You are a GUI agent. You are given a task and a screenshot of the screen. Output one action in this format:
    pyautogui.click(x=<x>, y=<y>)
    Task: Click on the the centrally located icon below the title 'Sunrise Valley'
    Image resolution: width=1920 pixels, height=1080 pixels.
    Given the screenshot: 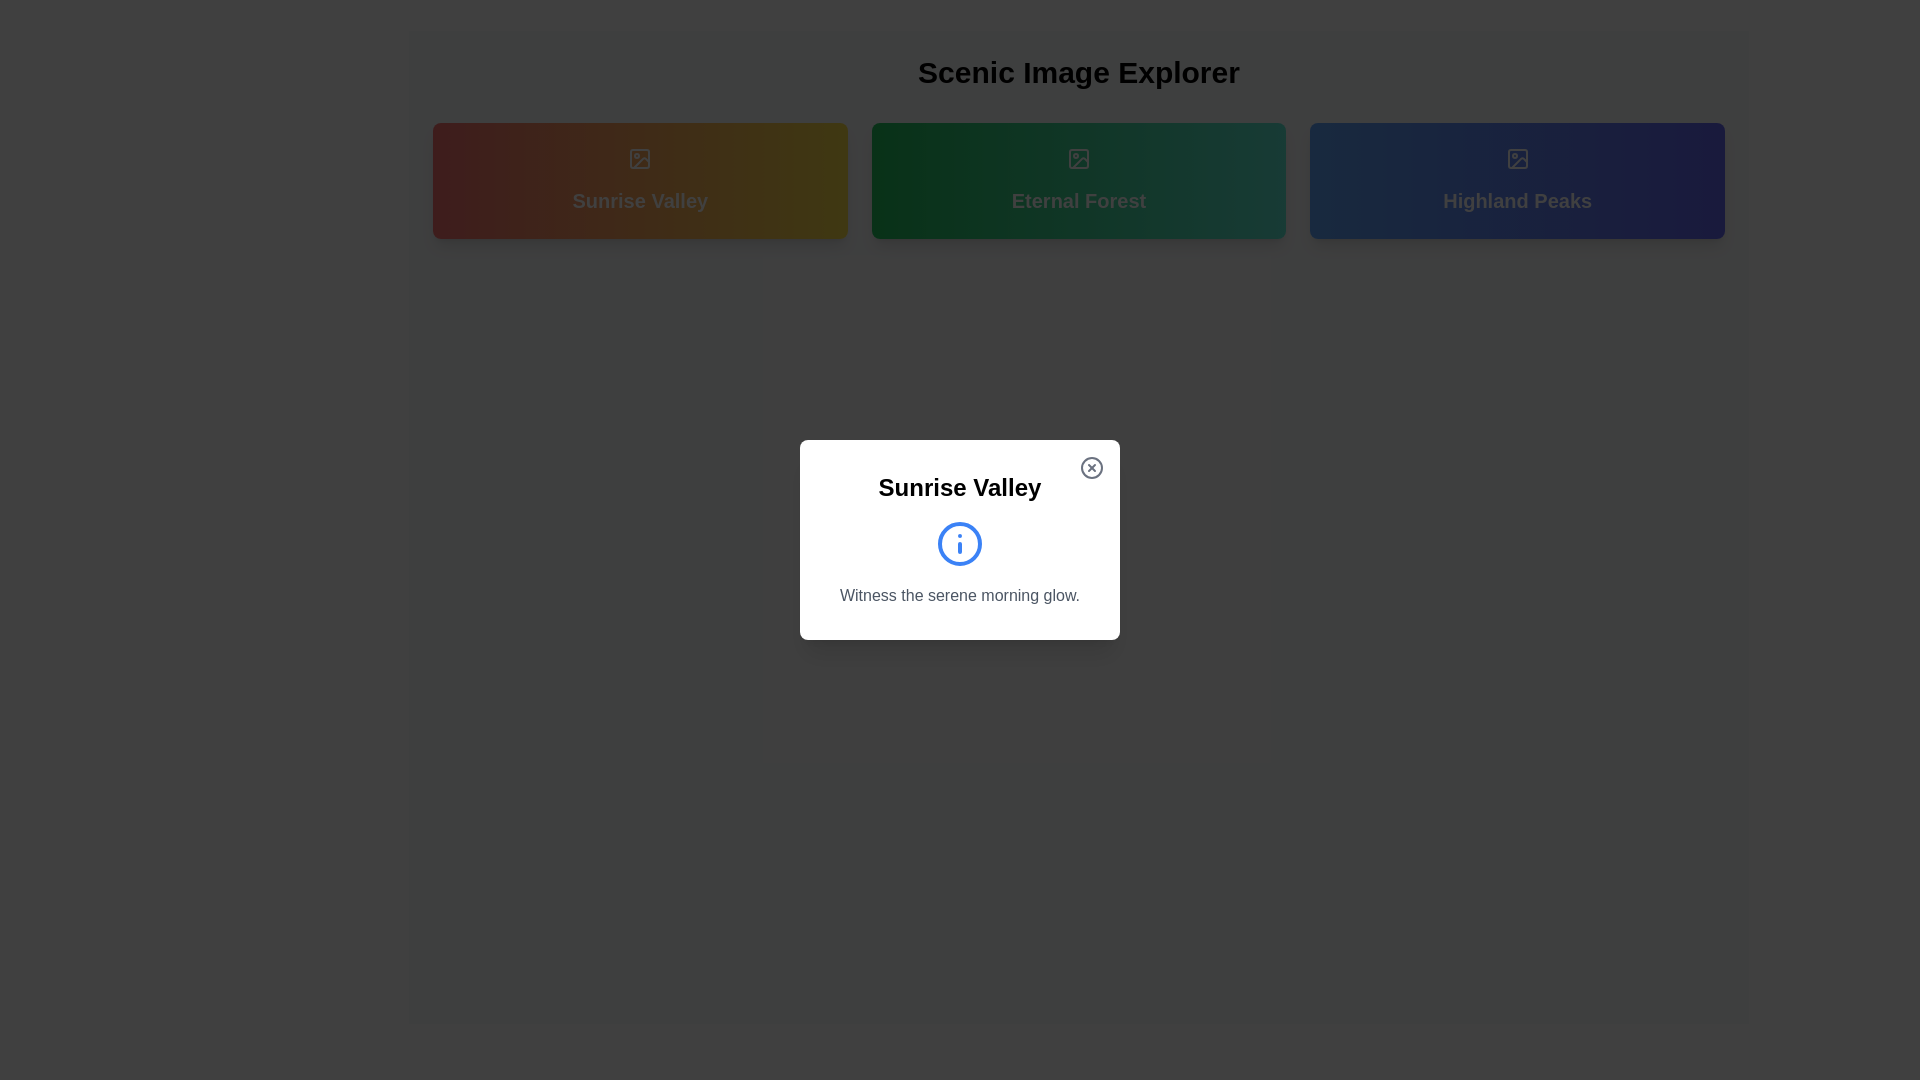 What is the action you would take?
    pyautogui.click(x=960, y=543)
    